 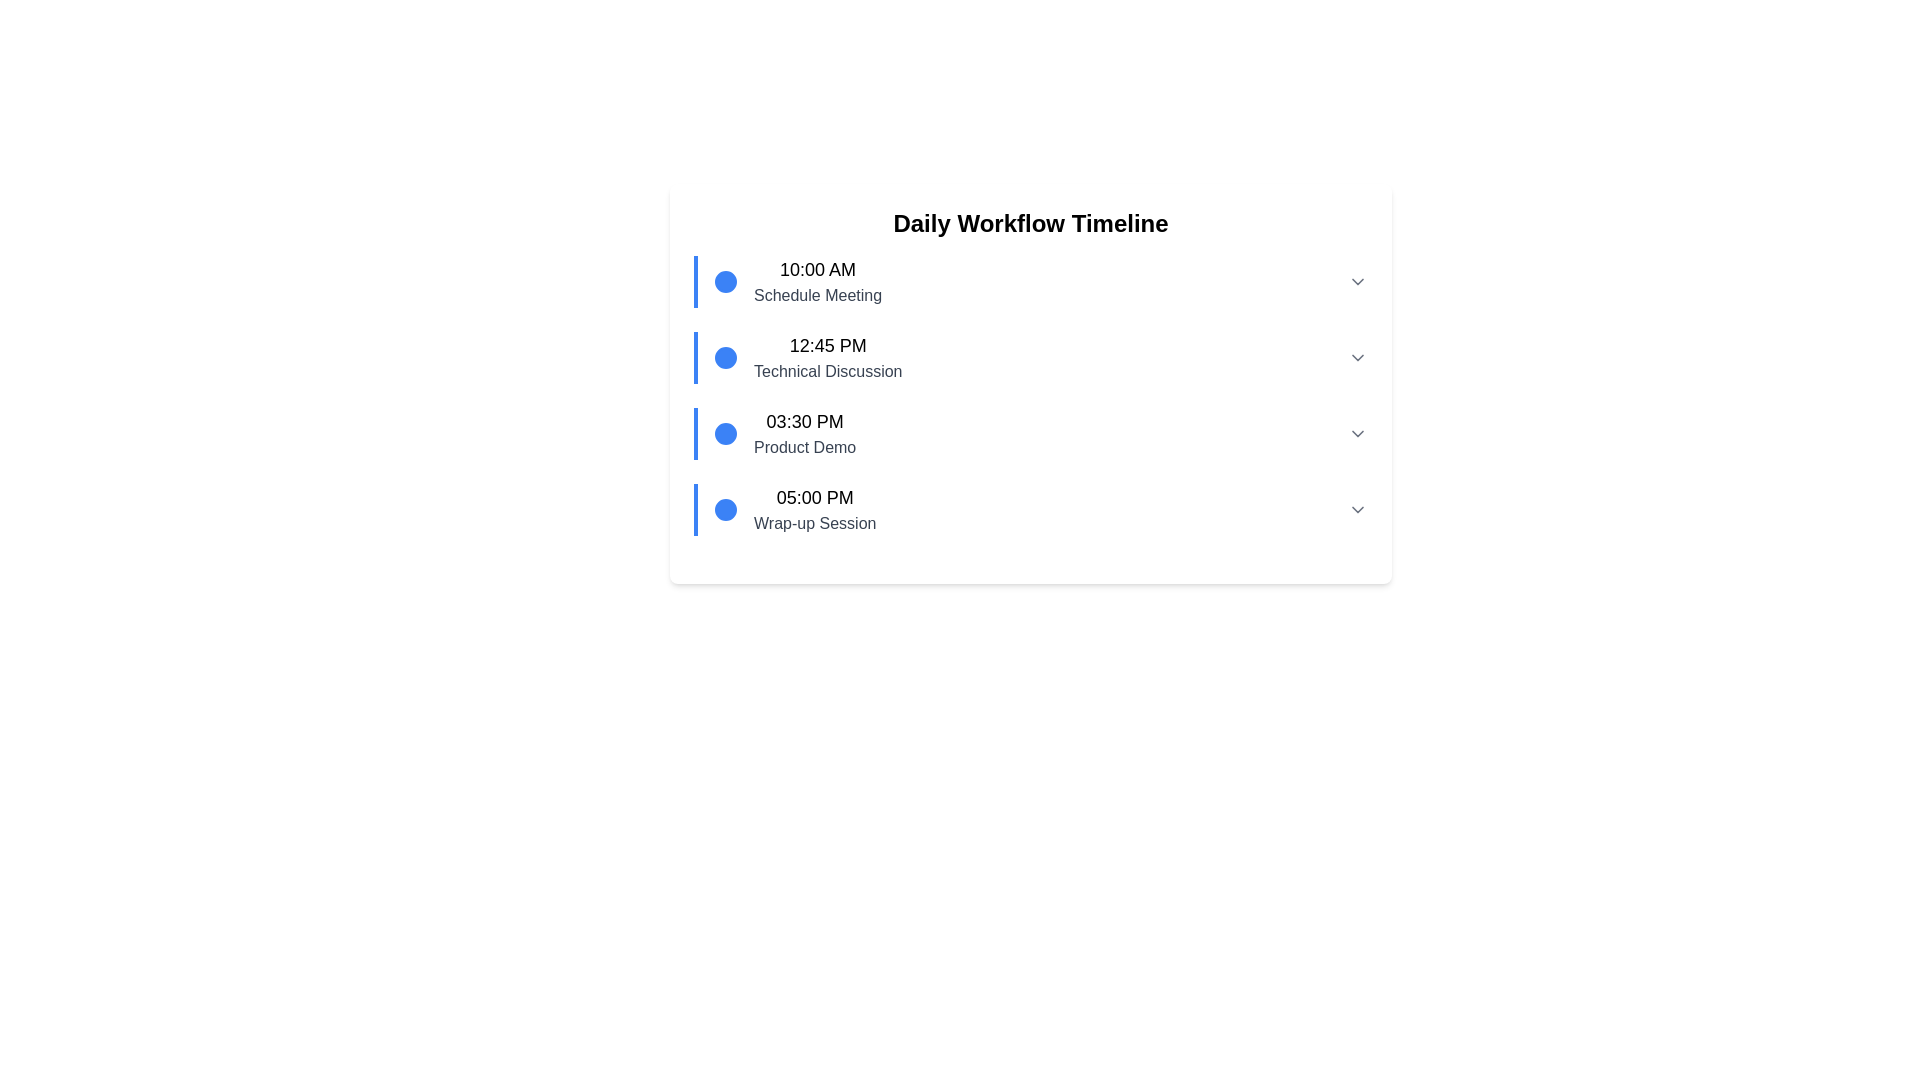 What do you see at coordinates (784, 433) in the screenshot?
I see `details of the Timeline Event Entry that includes the timestamp '03:30 PM' and the label 'Product Demo', which is the third entry in the vertical timeline layout` at bounding box center [784, 433].